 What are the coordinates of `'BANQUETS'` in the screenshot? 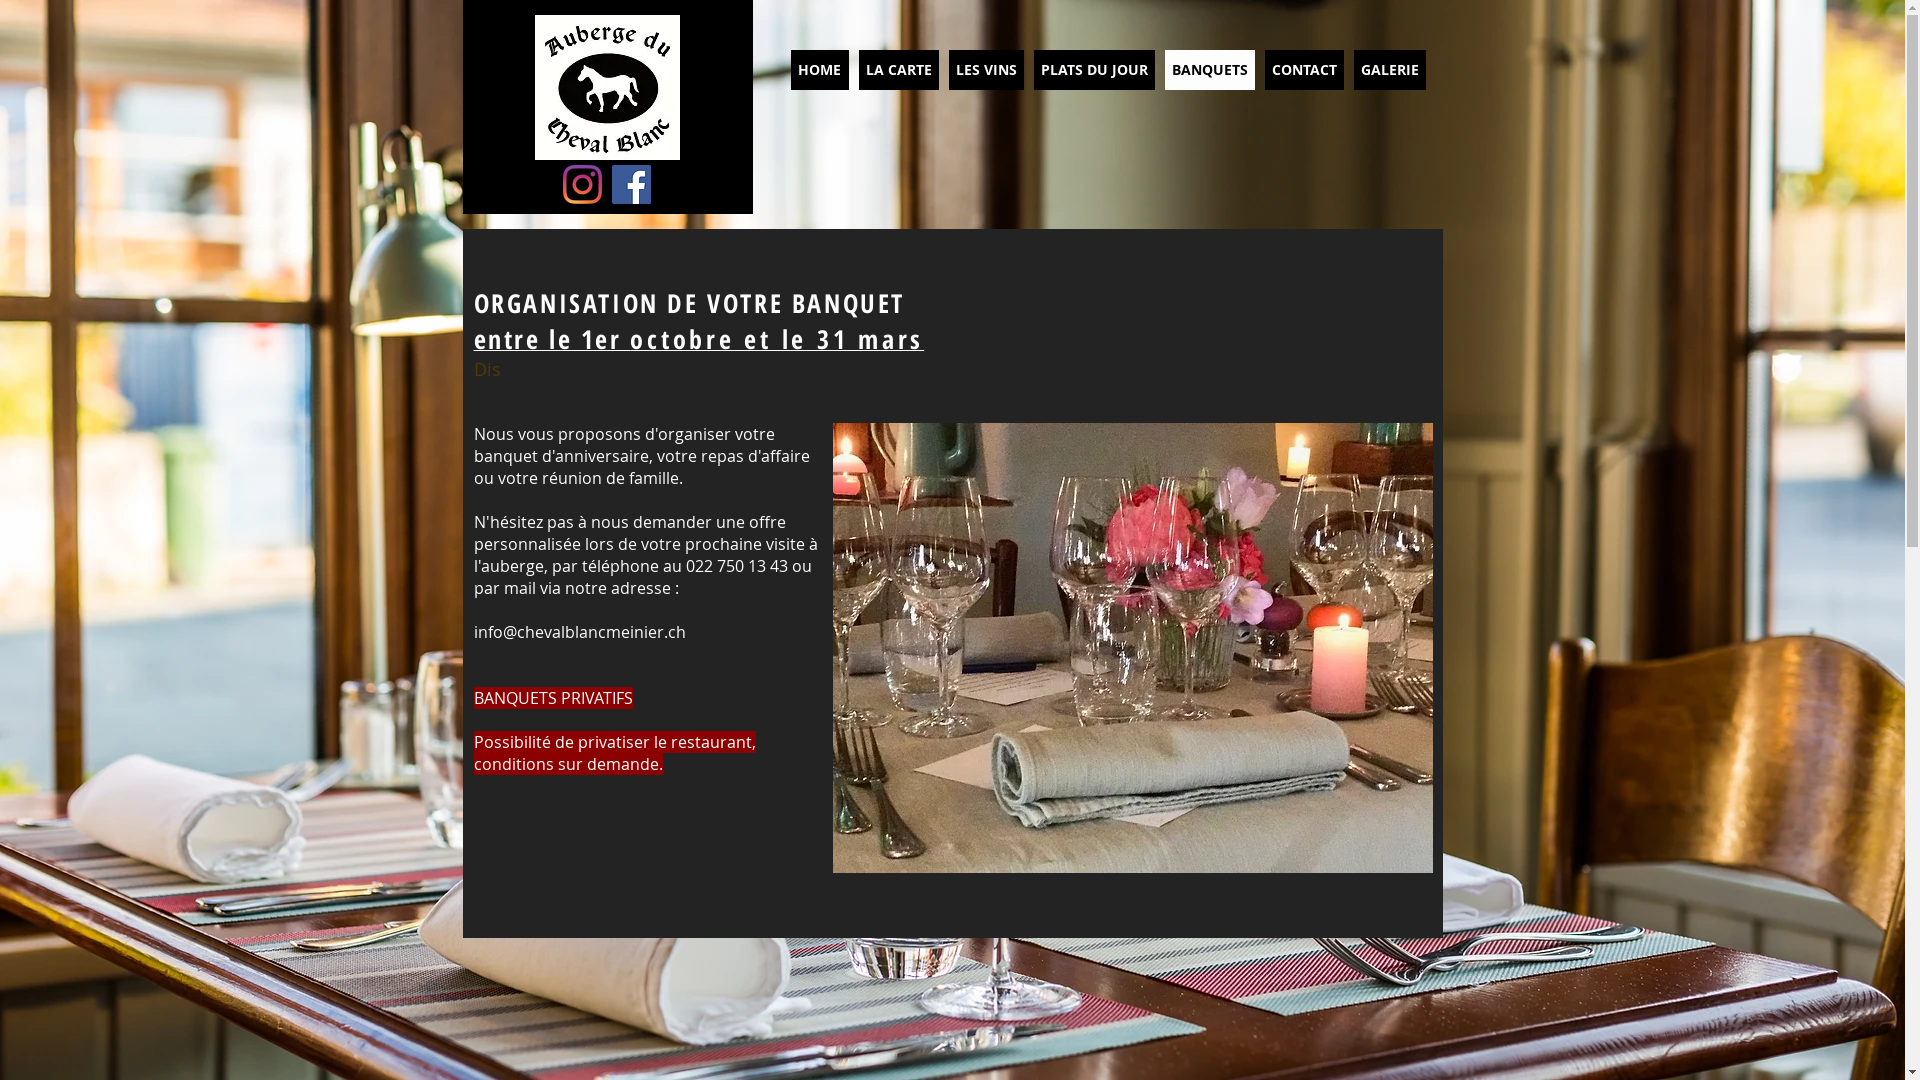 It's located at (1208, 68).